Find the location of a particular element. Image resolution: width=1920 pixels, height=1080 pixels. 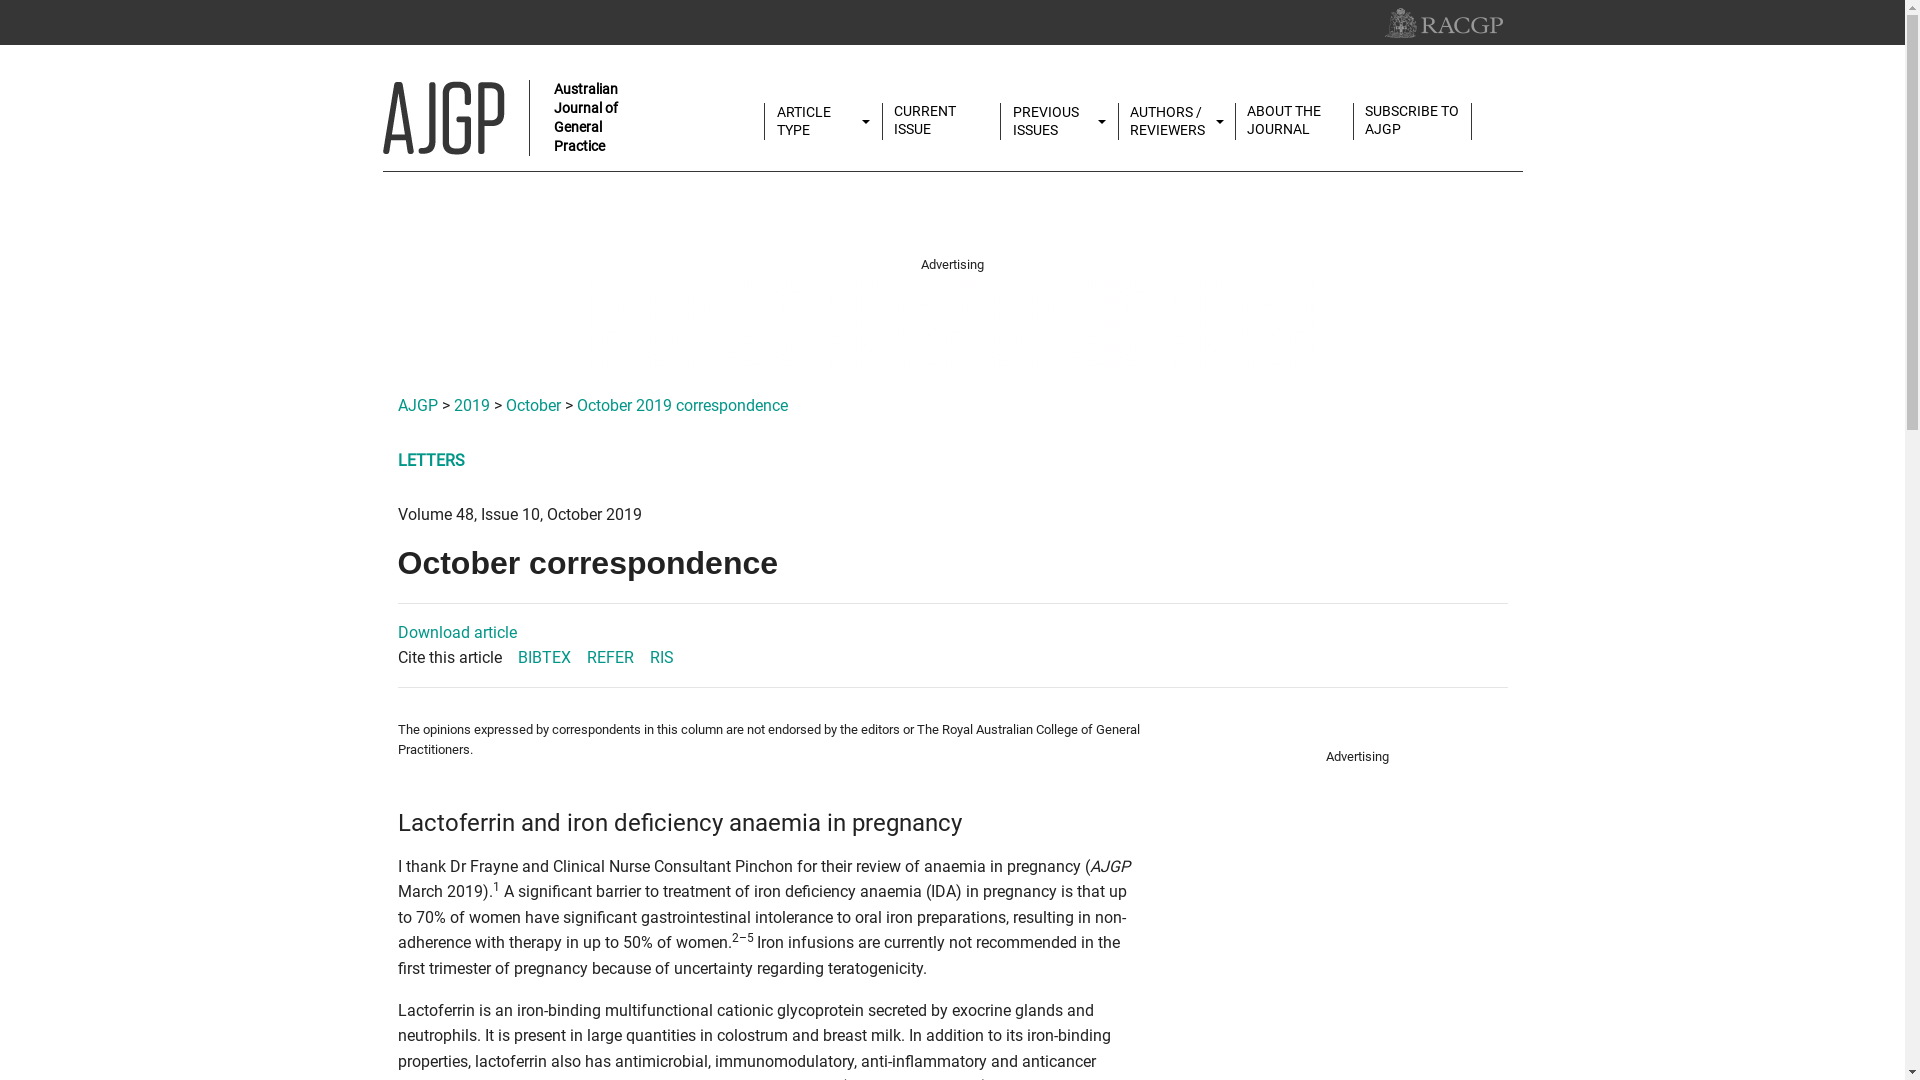

'2019' is located at coordinates (470, 405).